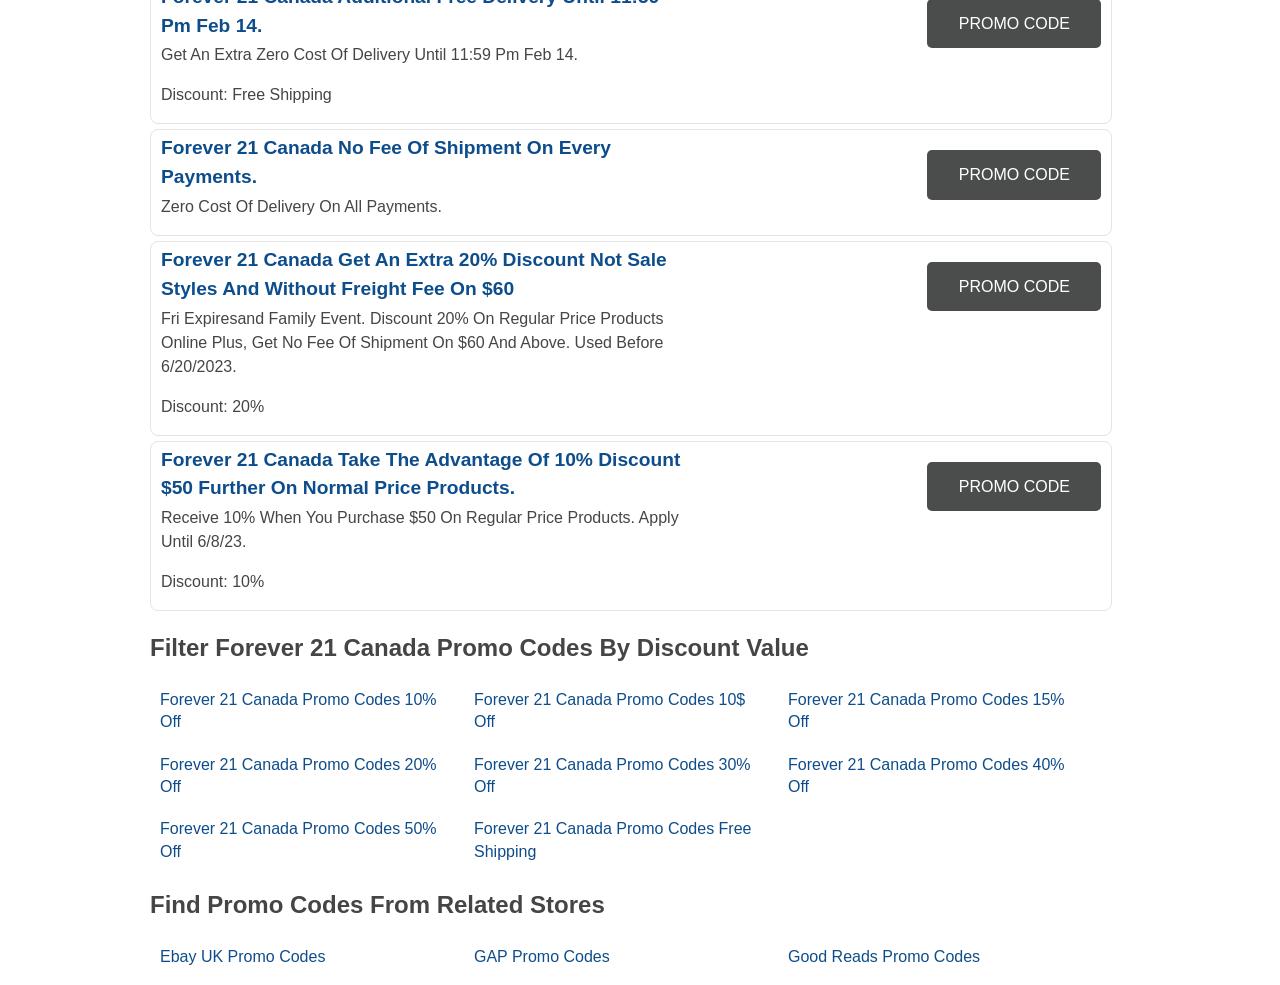 This screenshot has width=1280, height=985. I want to click on 'Forever 21 Canada Promo Codes 50% Off', so click(296, 838).